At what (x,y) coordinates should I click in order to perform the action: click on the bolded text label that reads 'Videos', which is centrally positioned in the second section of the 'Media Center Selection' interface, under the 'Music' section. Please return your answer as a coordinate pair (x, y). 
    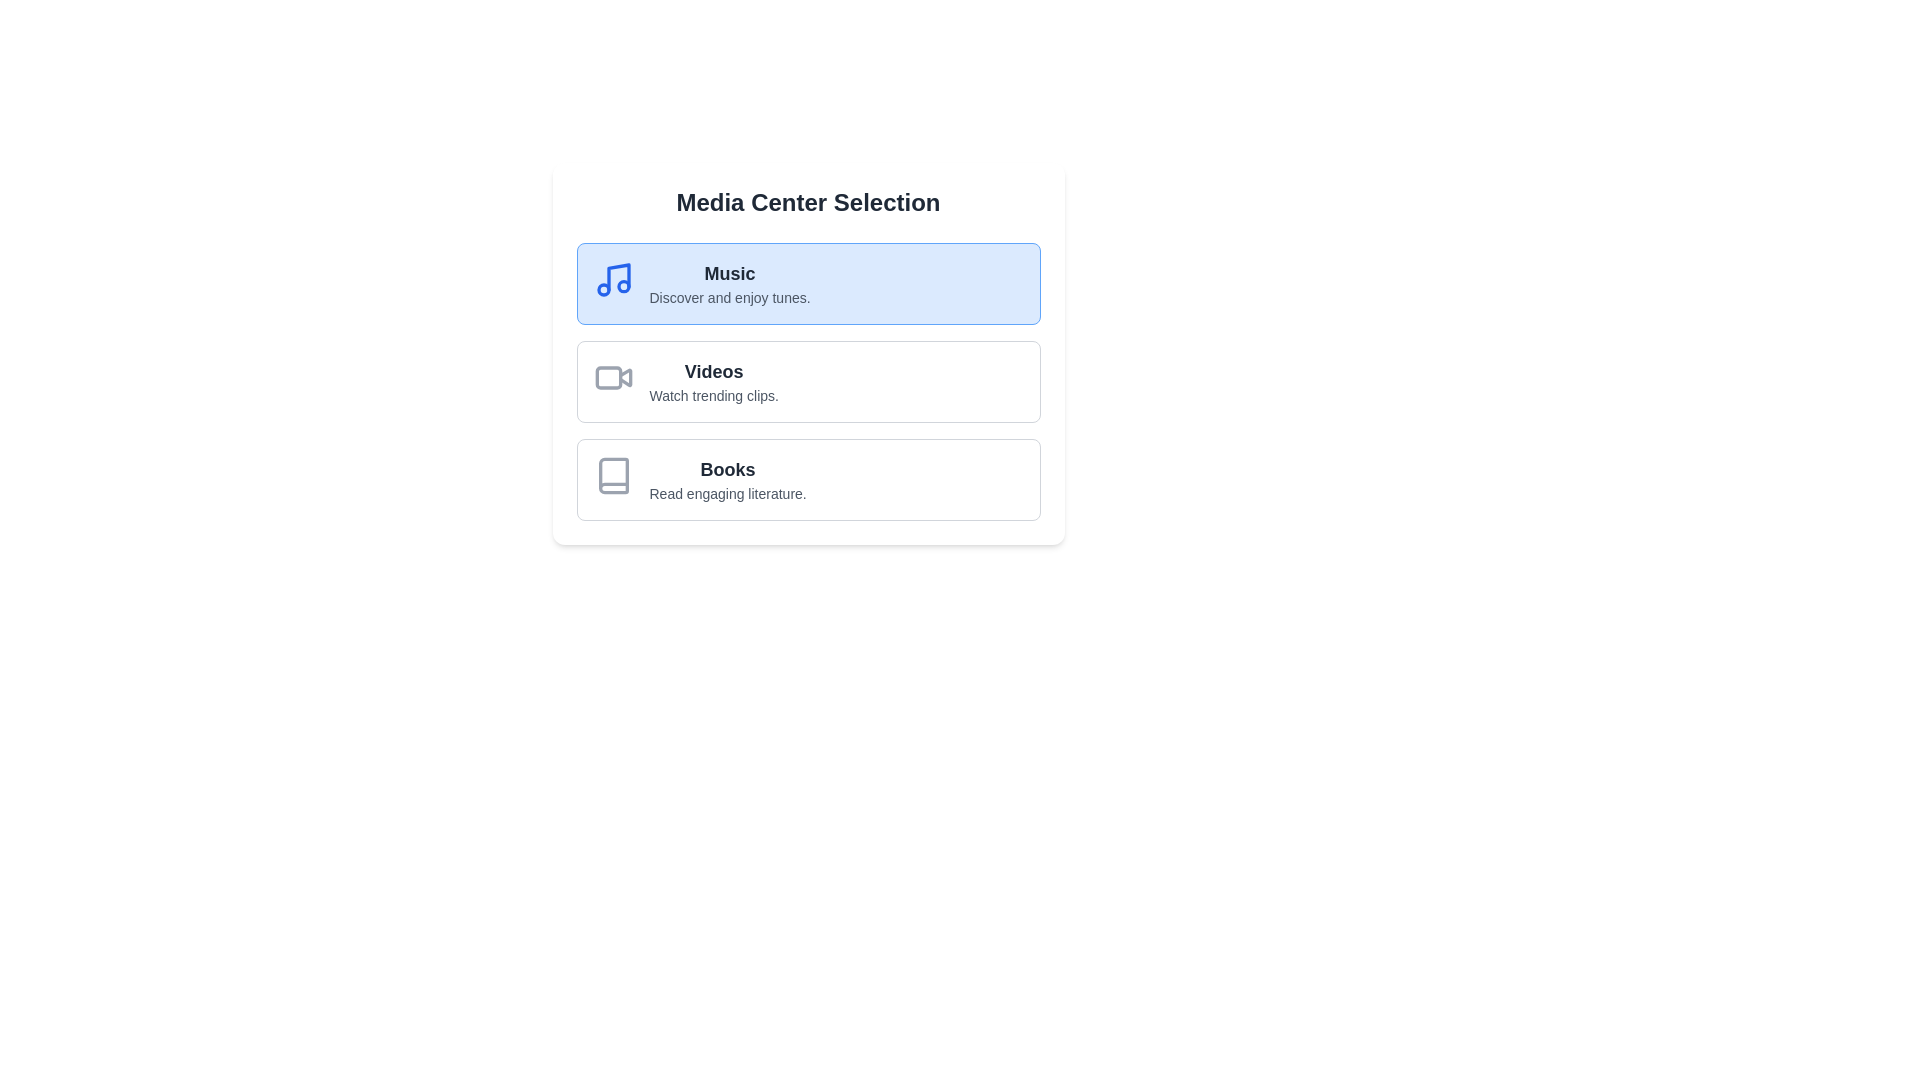
    Looking at the image, I should click on (714, 371).